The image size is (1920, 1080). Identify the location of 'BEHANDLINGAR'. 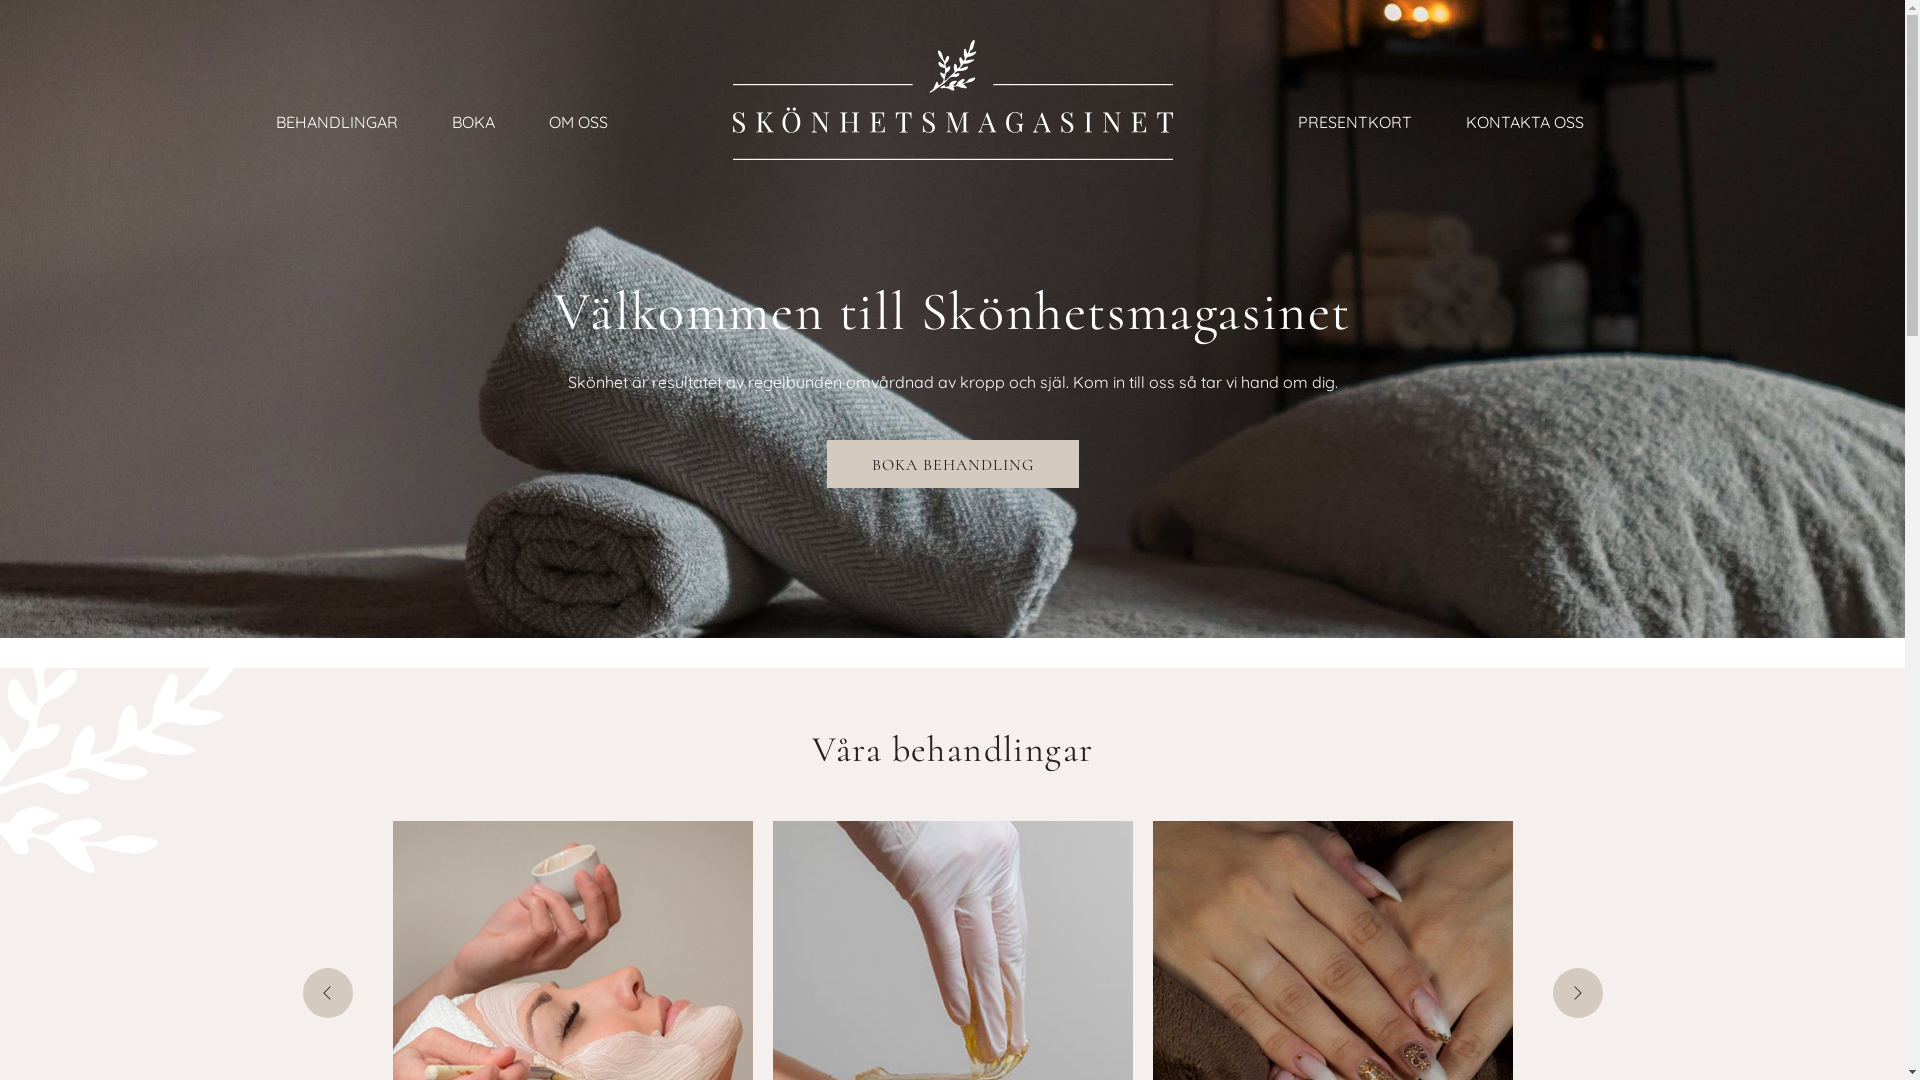
(336, 124).